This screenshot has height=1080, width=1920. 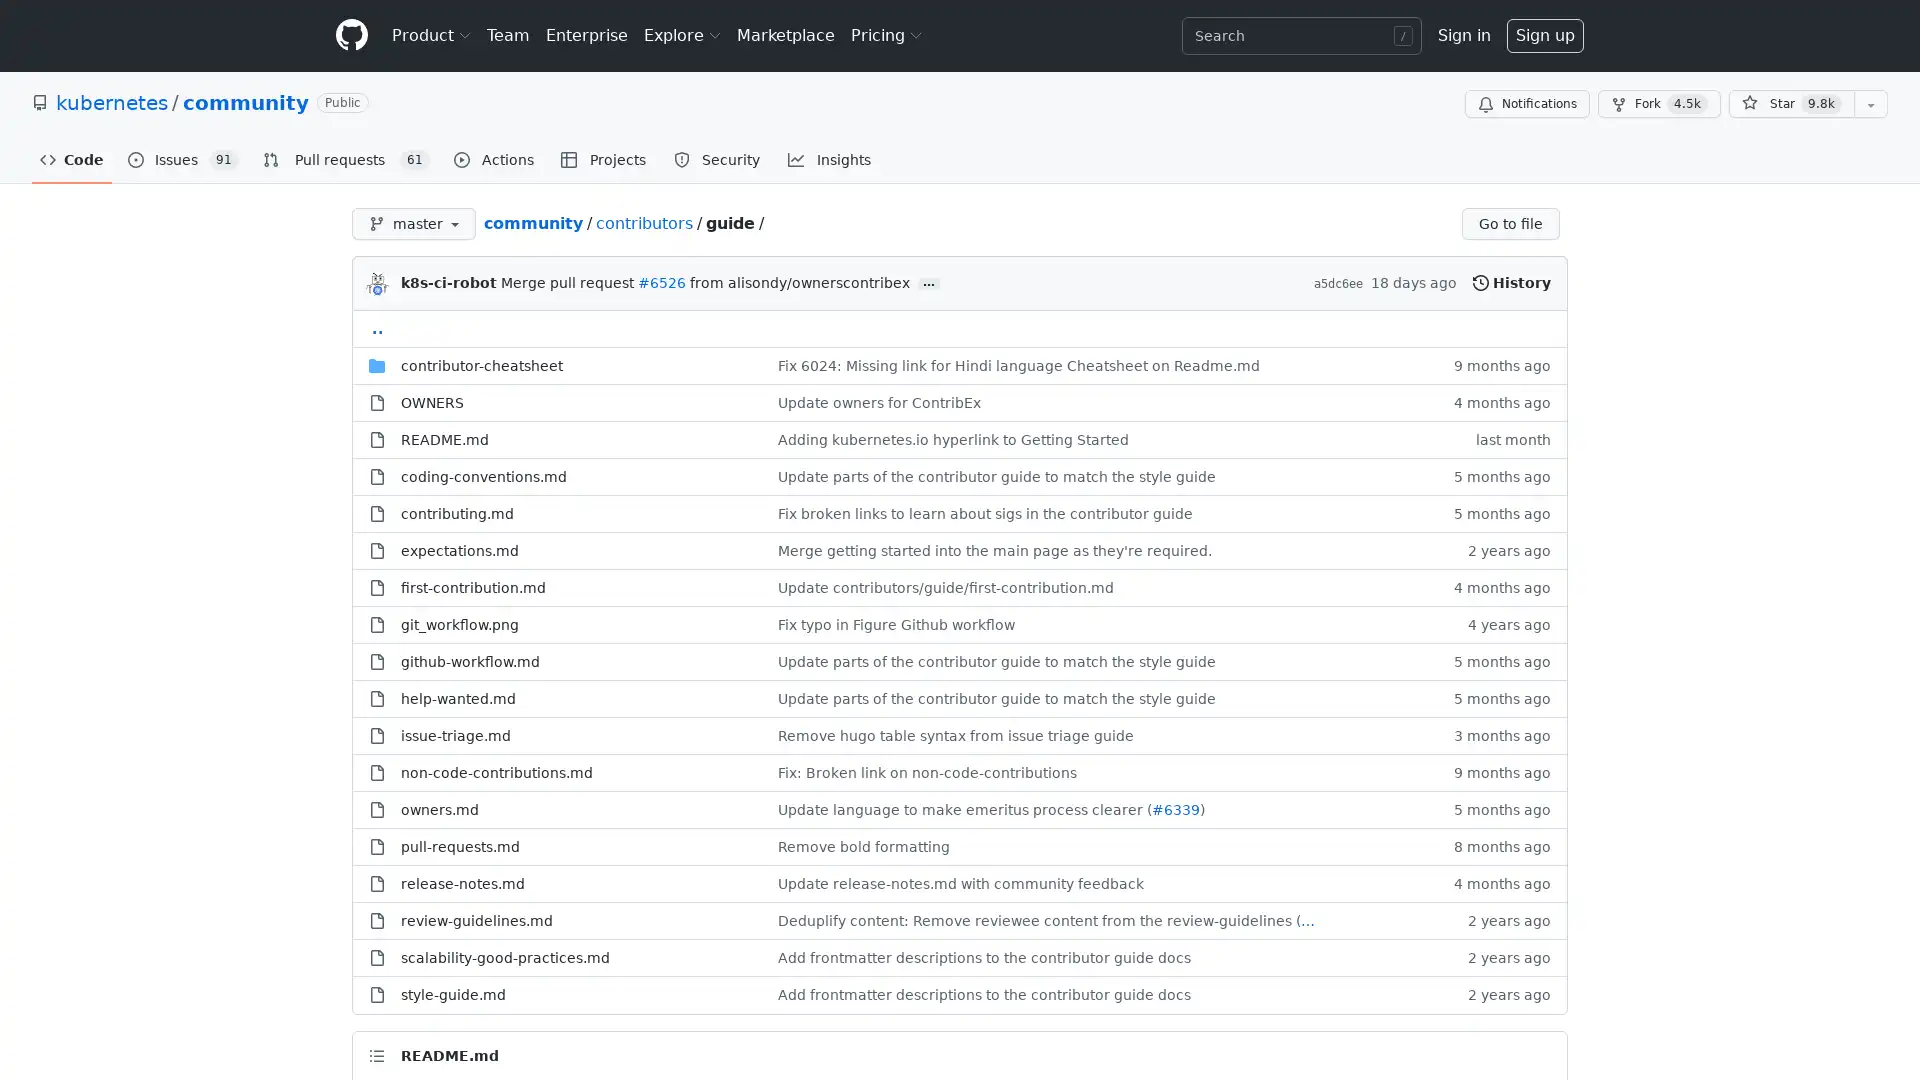 What do you see at coordinates (928, 284) in the screenshot?
I see `...` at bounding box center [928, 284].